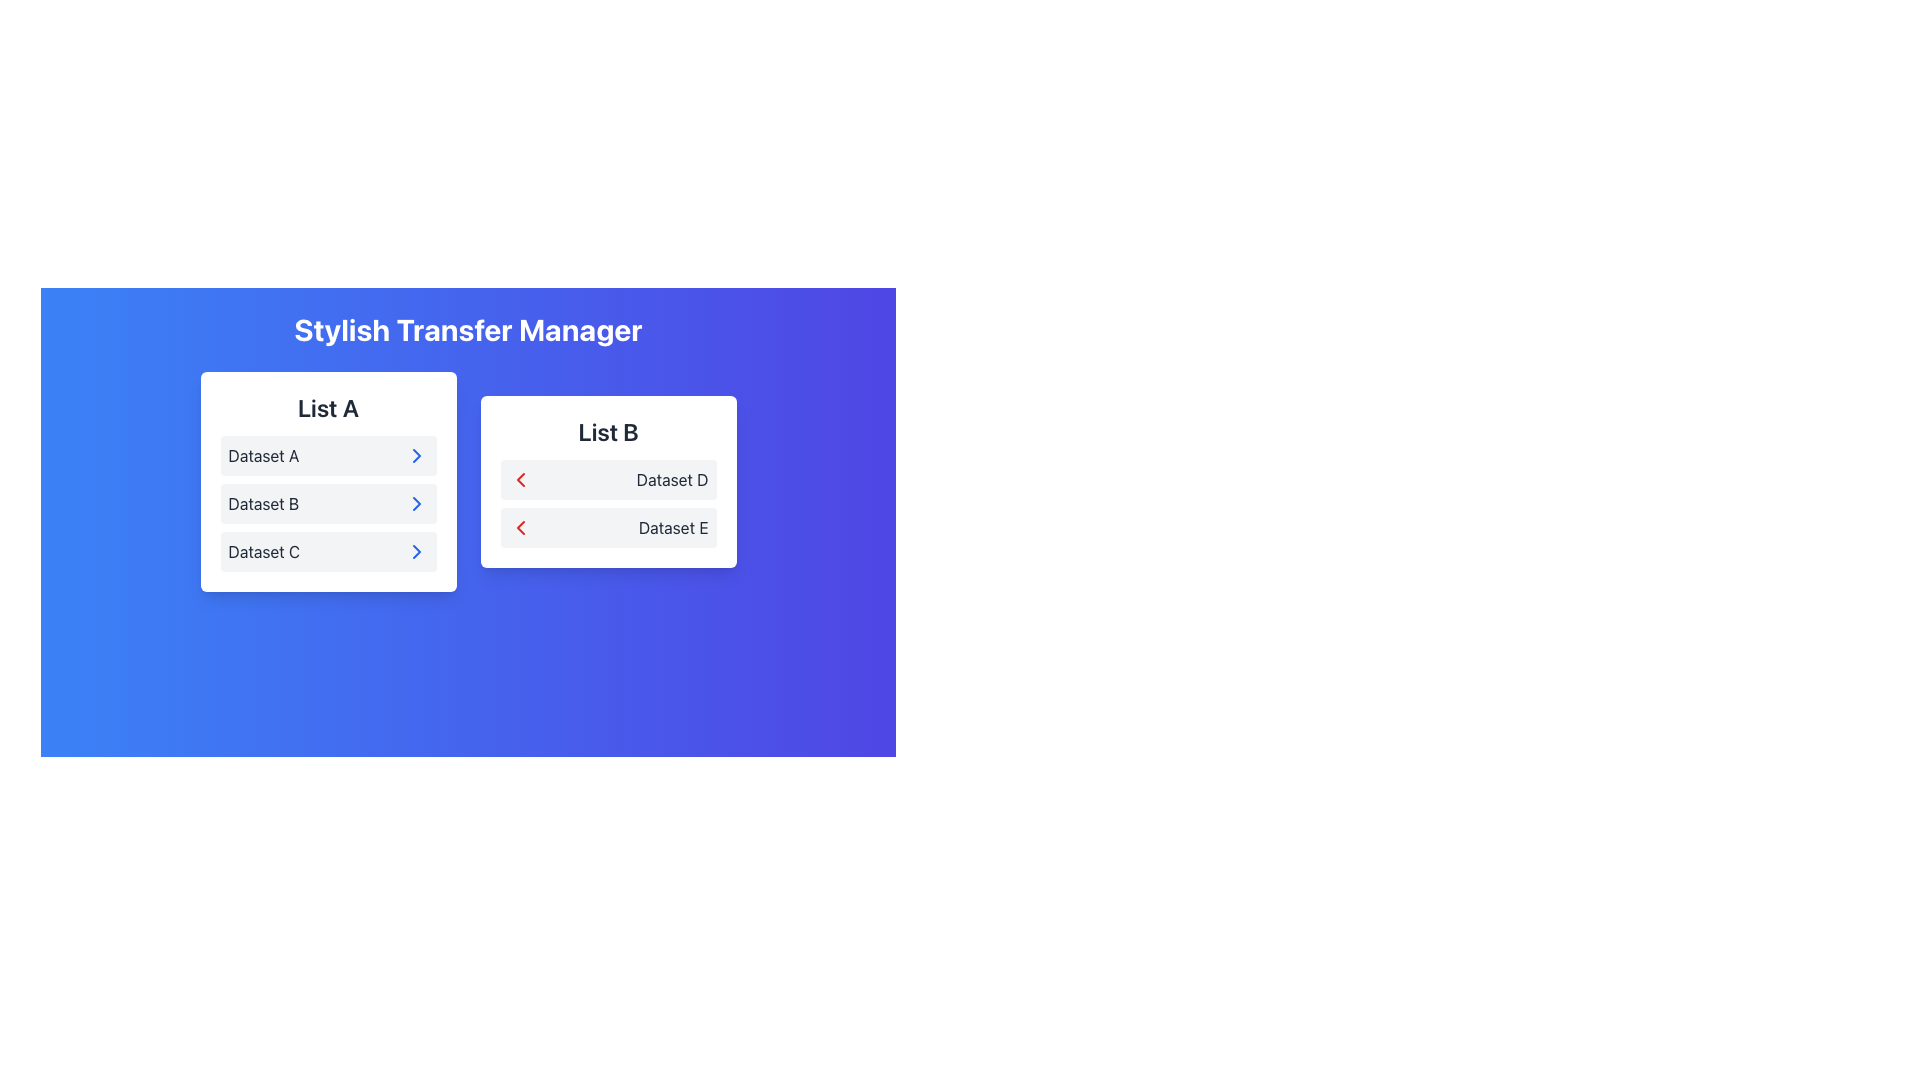 This screenshot has height=1080, width=1920. Describe the element at coordinates (328, 407) in the screenshot. I see `the text header displaying 'List A', which is styled as a bold, large-size font and is the primary heading at the top of the left pane` at that location.